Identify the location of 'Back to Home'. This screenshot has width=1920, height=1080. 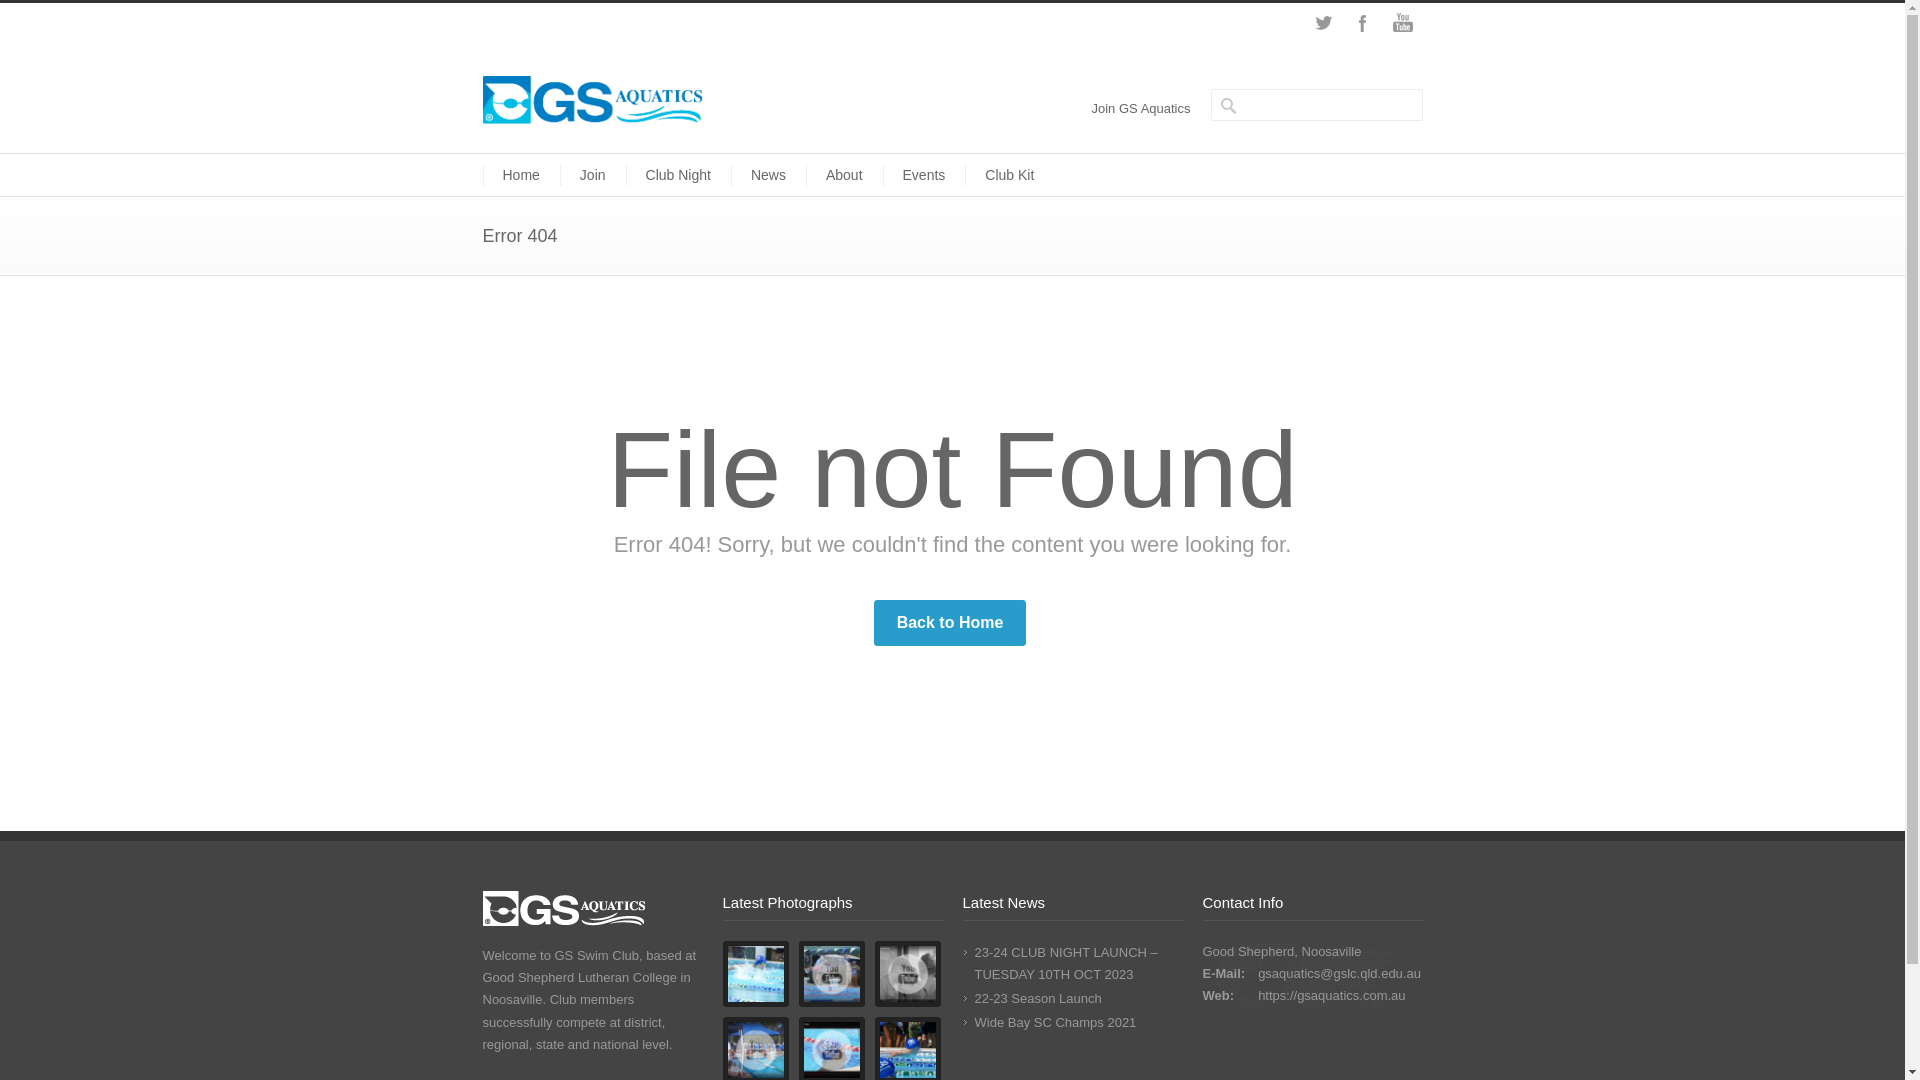
(949, 622).